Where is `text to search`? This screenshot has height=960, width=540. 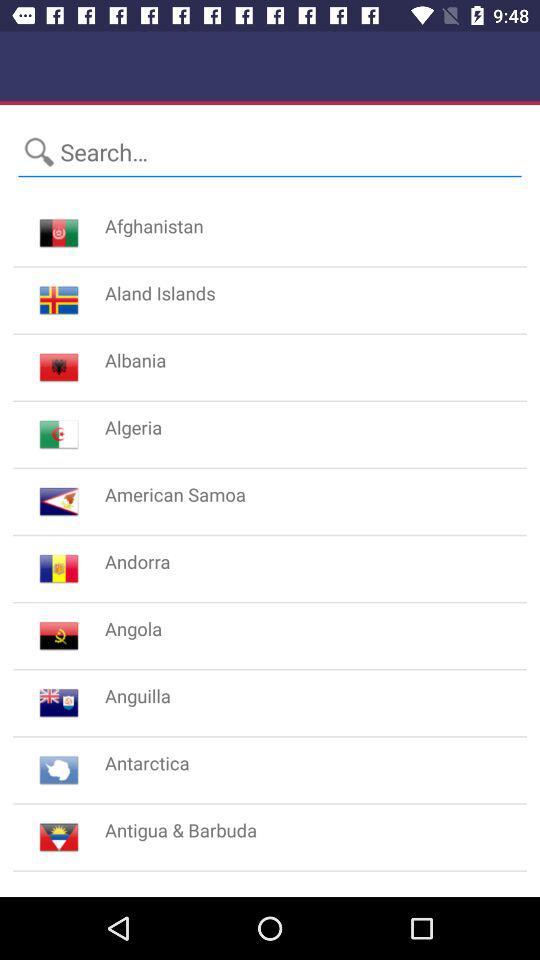
text to search is located at coordinates (270, 151).